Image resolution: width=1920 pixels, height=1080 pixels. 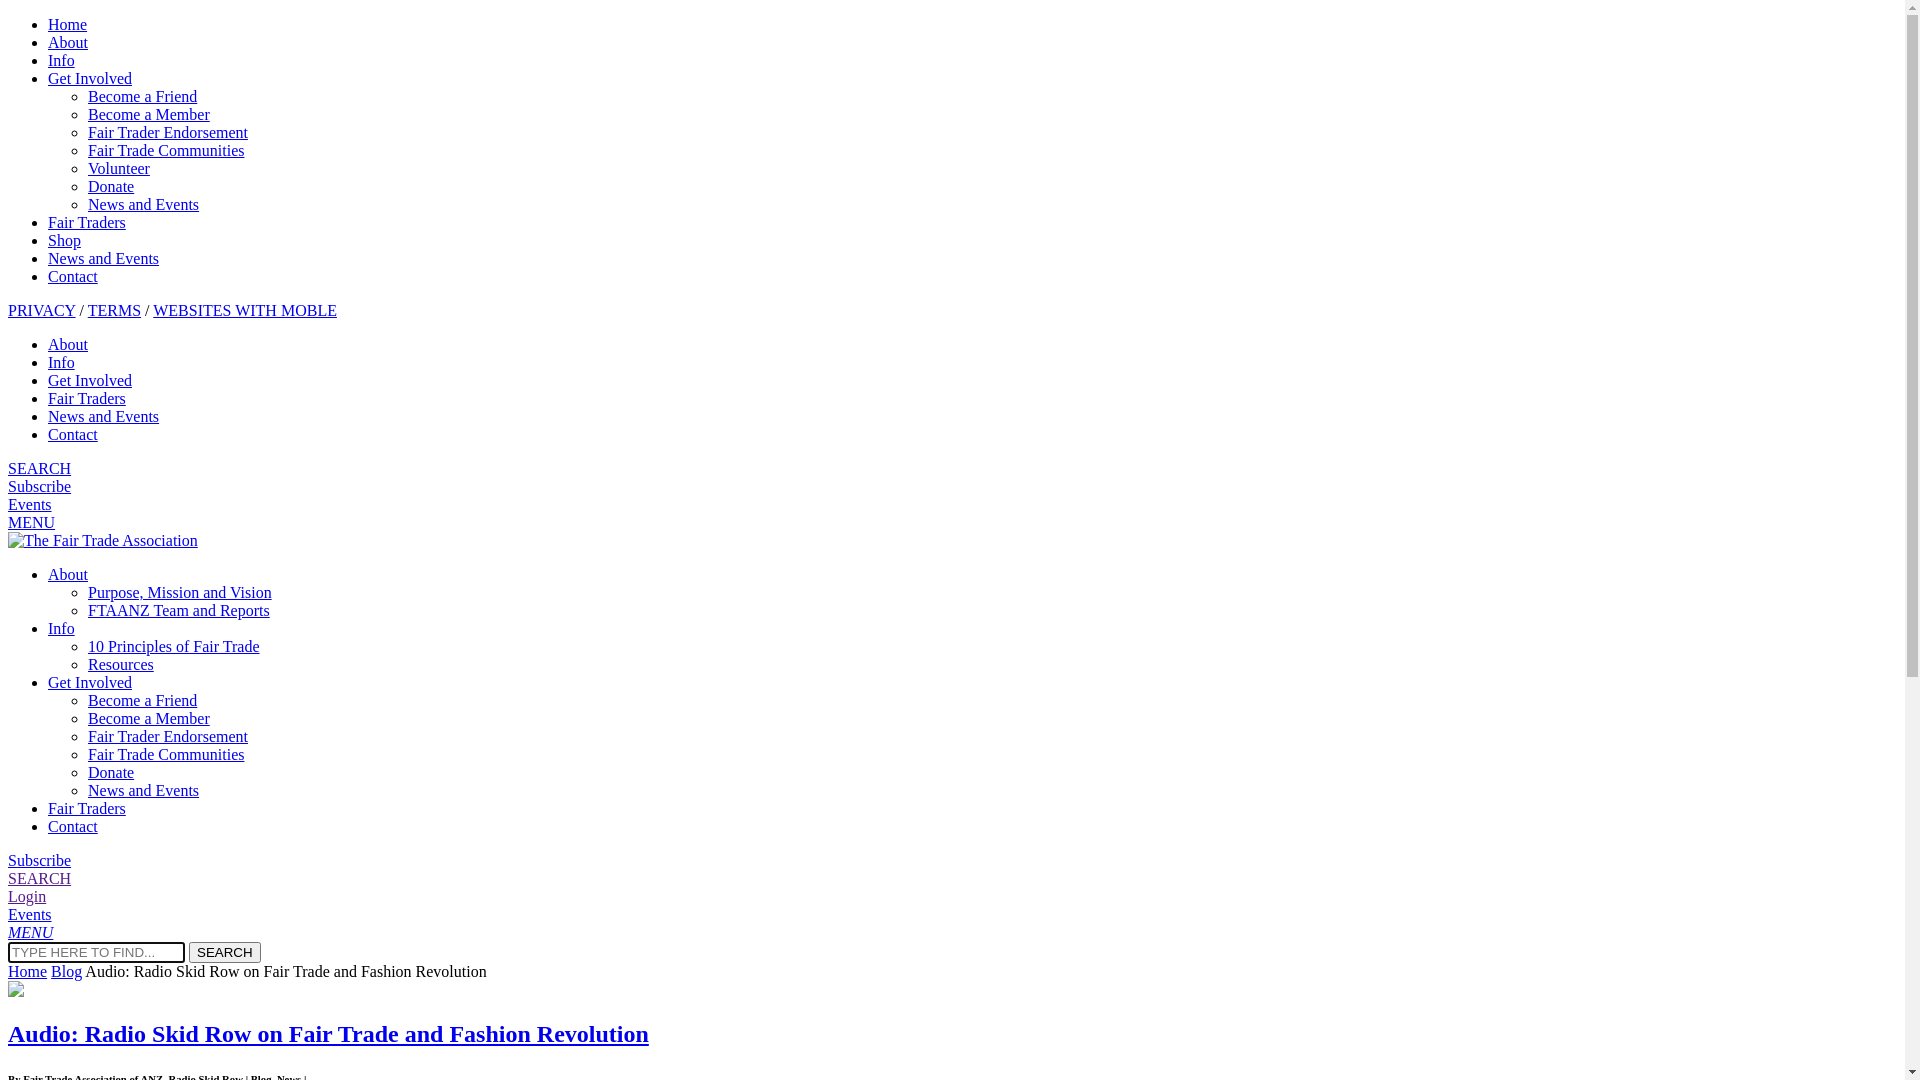 What do you see at coordinates (86, 310) in the screenshot?
I see `'TERMS'` at bounding box center [86, 310].